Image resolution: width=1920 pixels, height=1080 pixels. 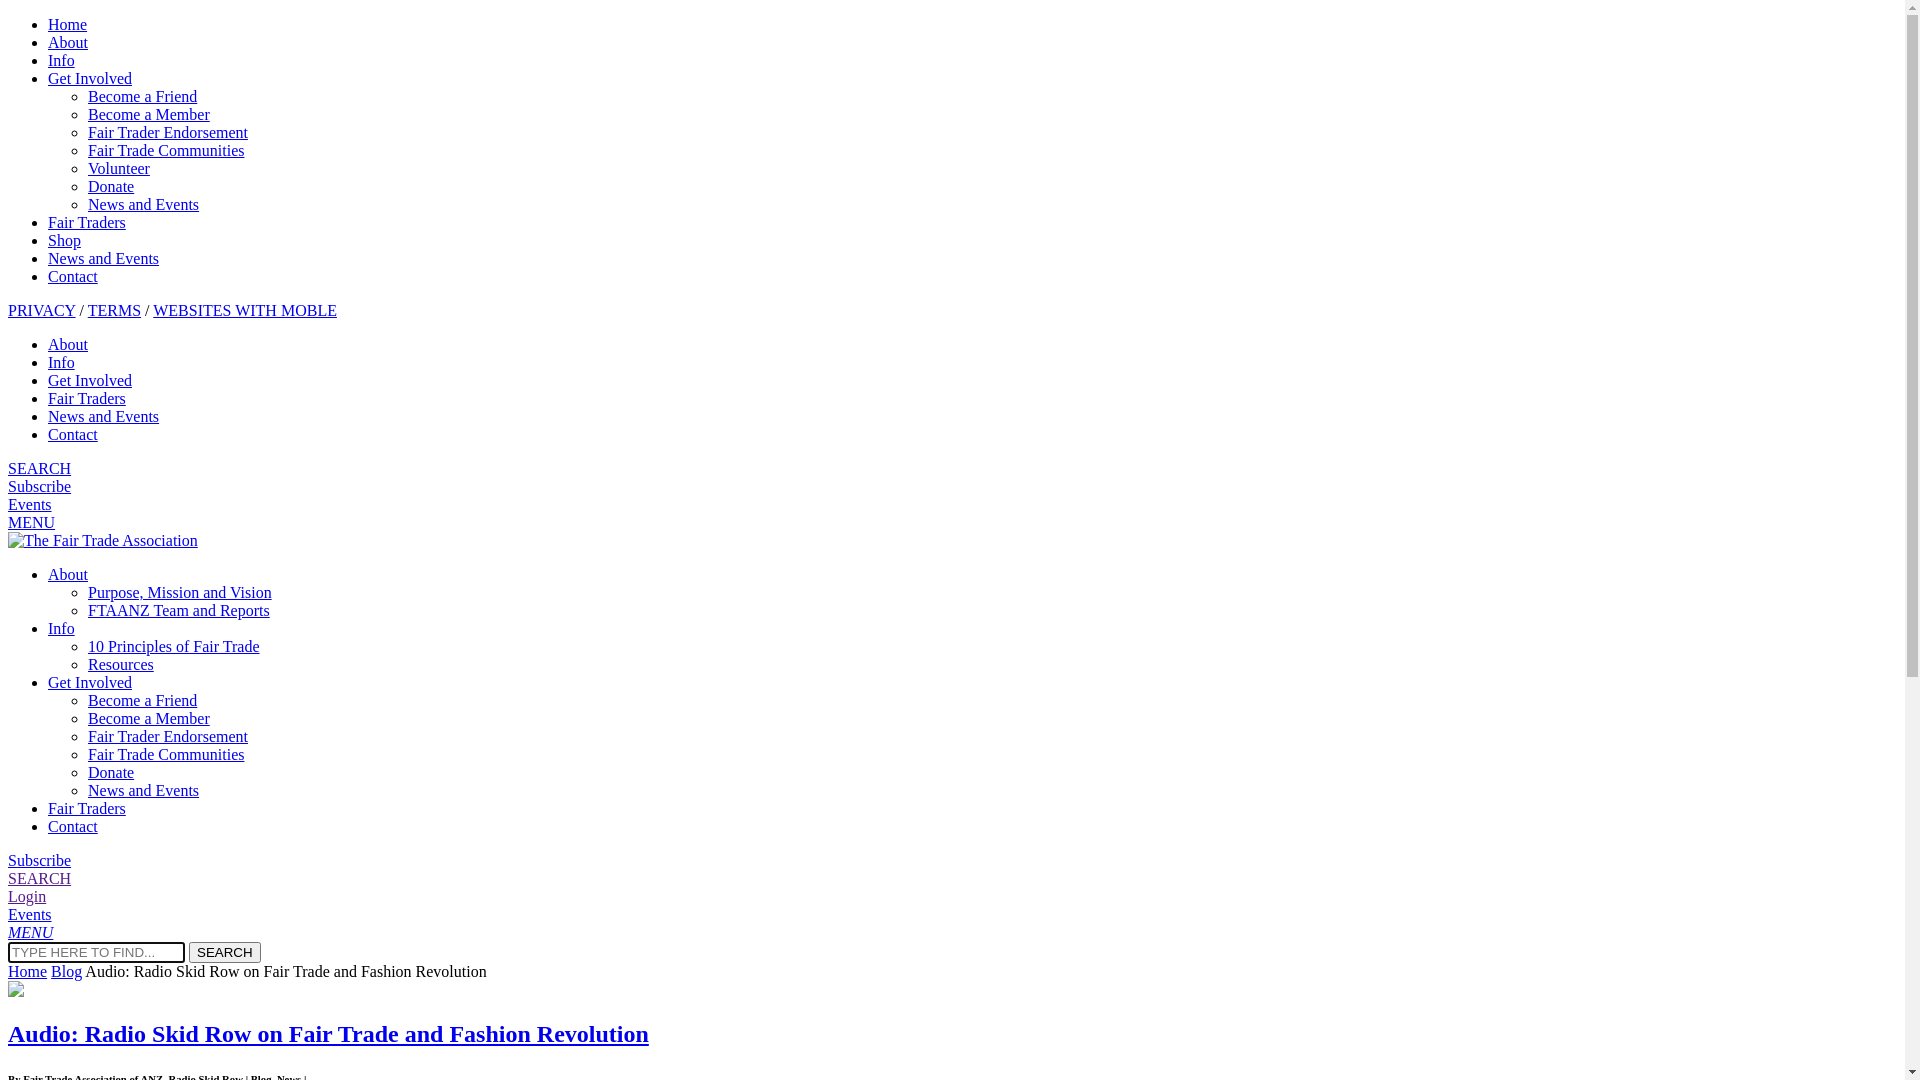 What do you see at coordinates (86, 310) in the screenshot?
I see `'TERMS'` at bounding box center [86, 310].